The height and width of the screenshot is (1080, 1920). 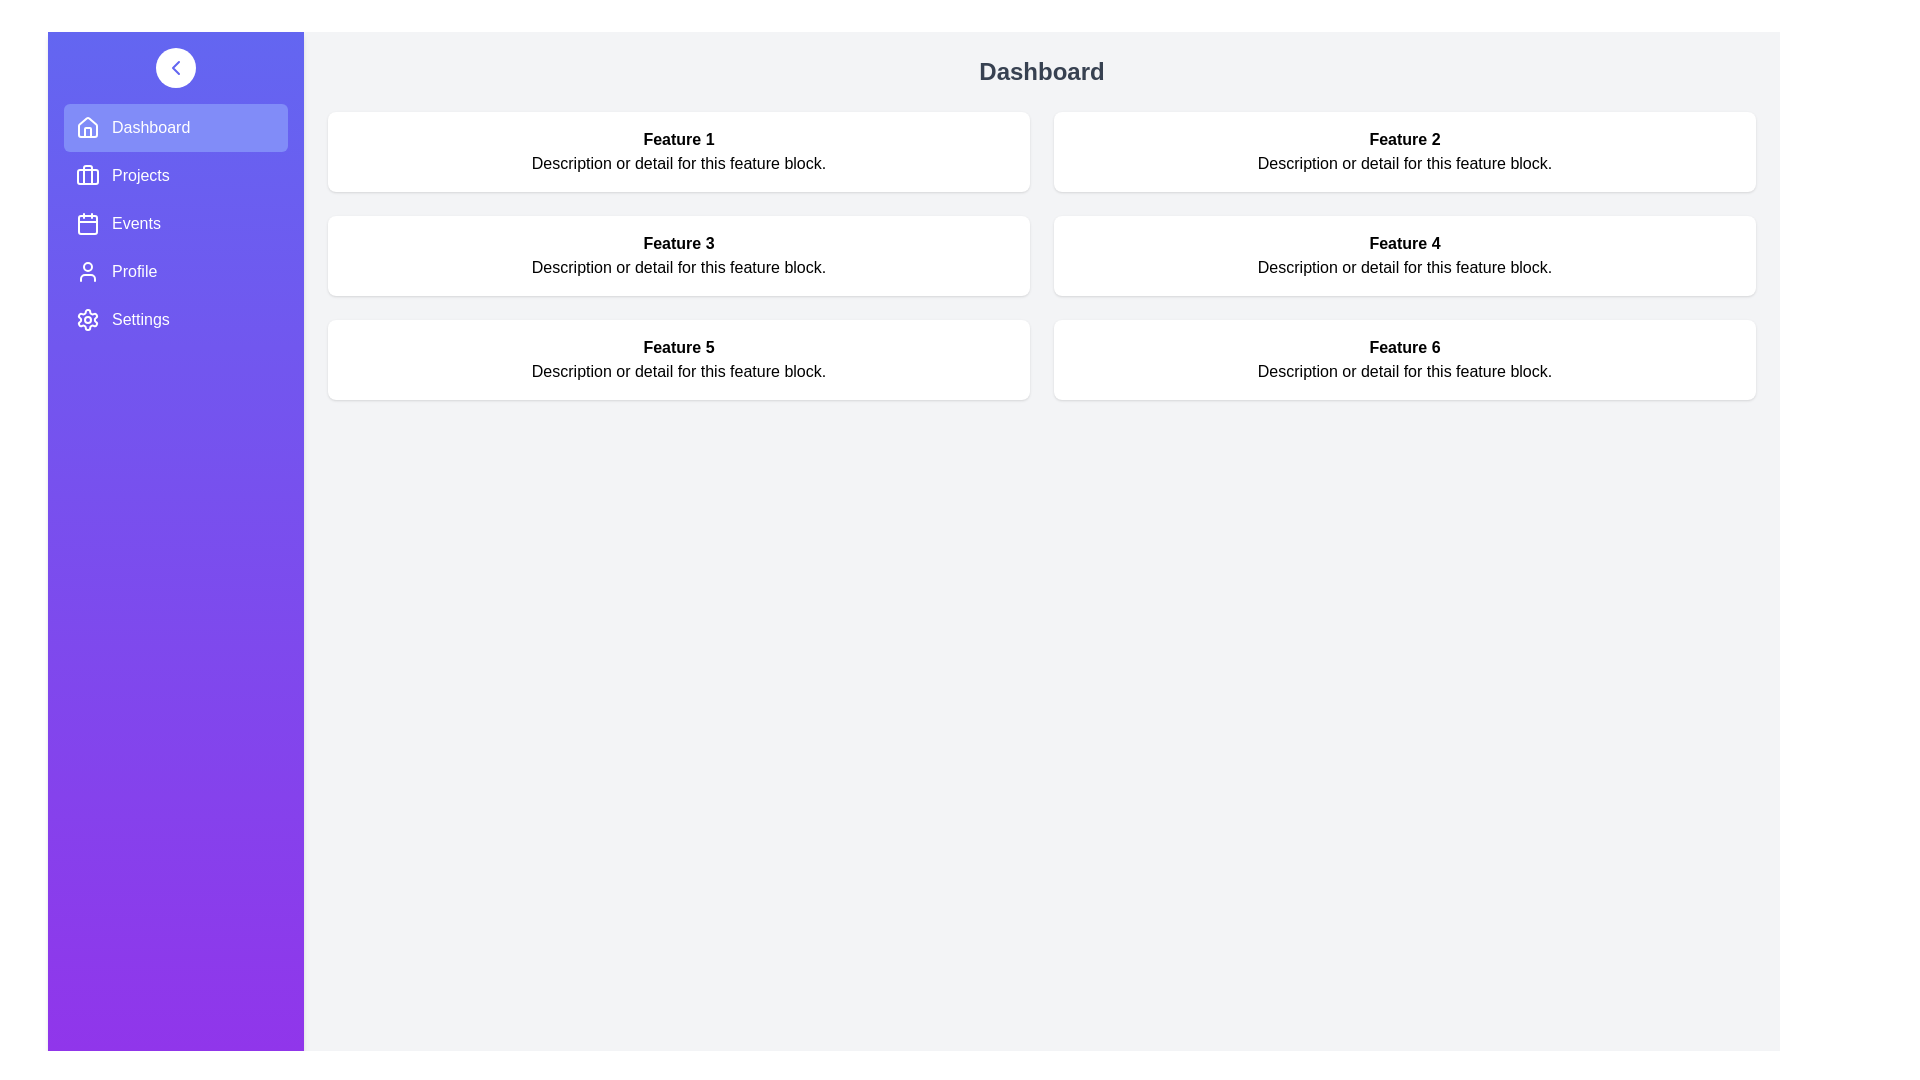 I want to click on the navigation menu item Dashboard, so click(x=176, y=127).